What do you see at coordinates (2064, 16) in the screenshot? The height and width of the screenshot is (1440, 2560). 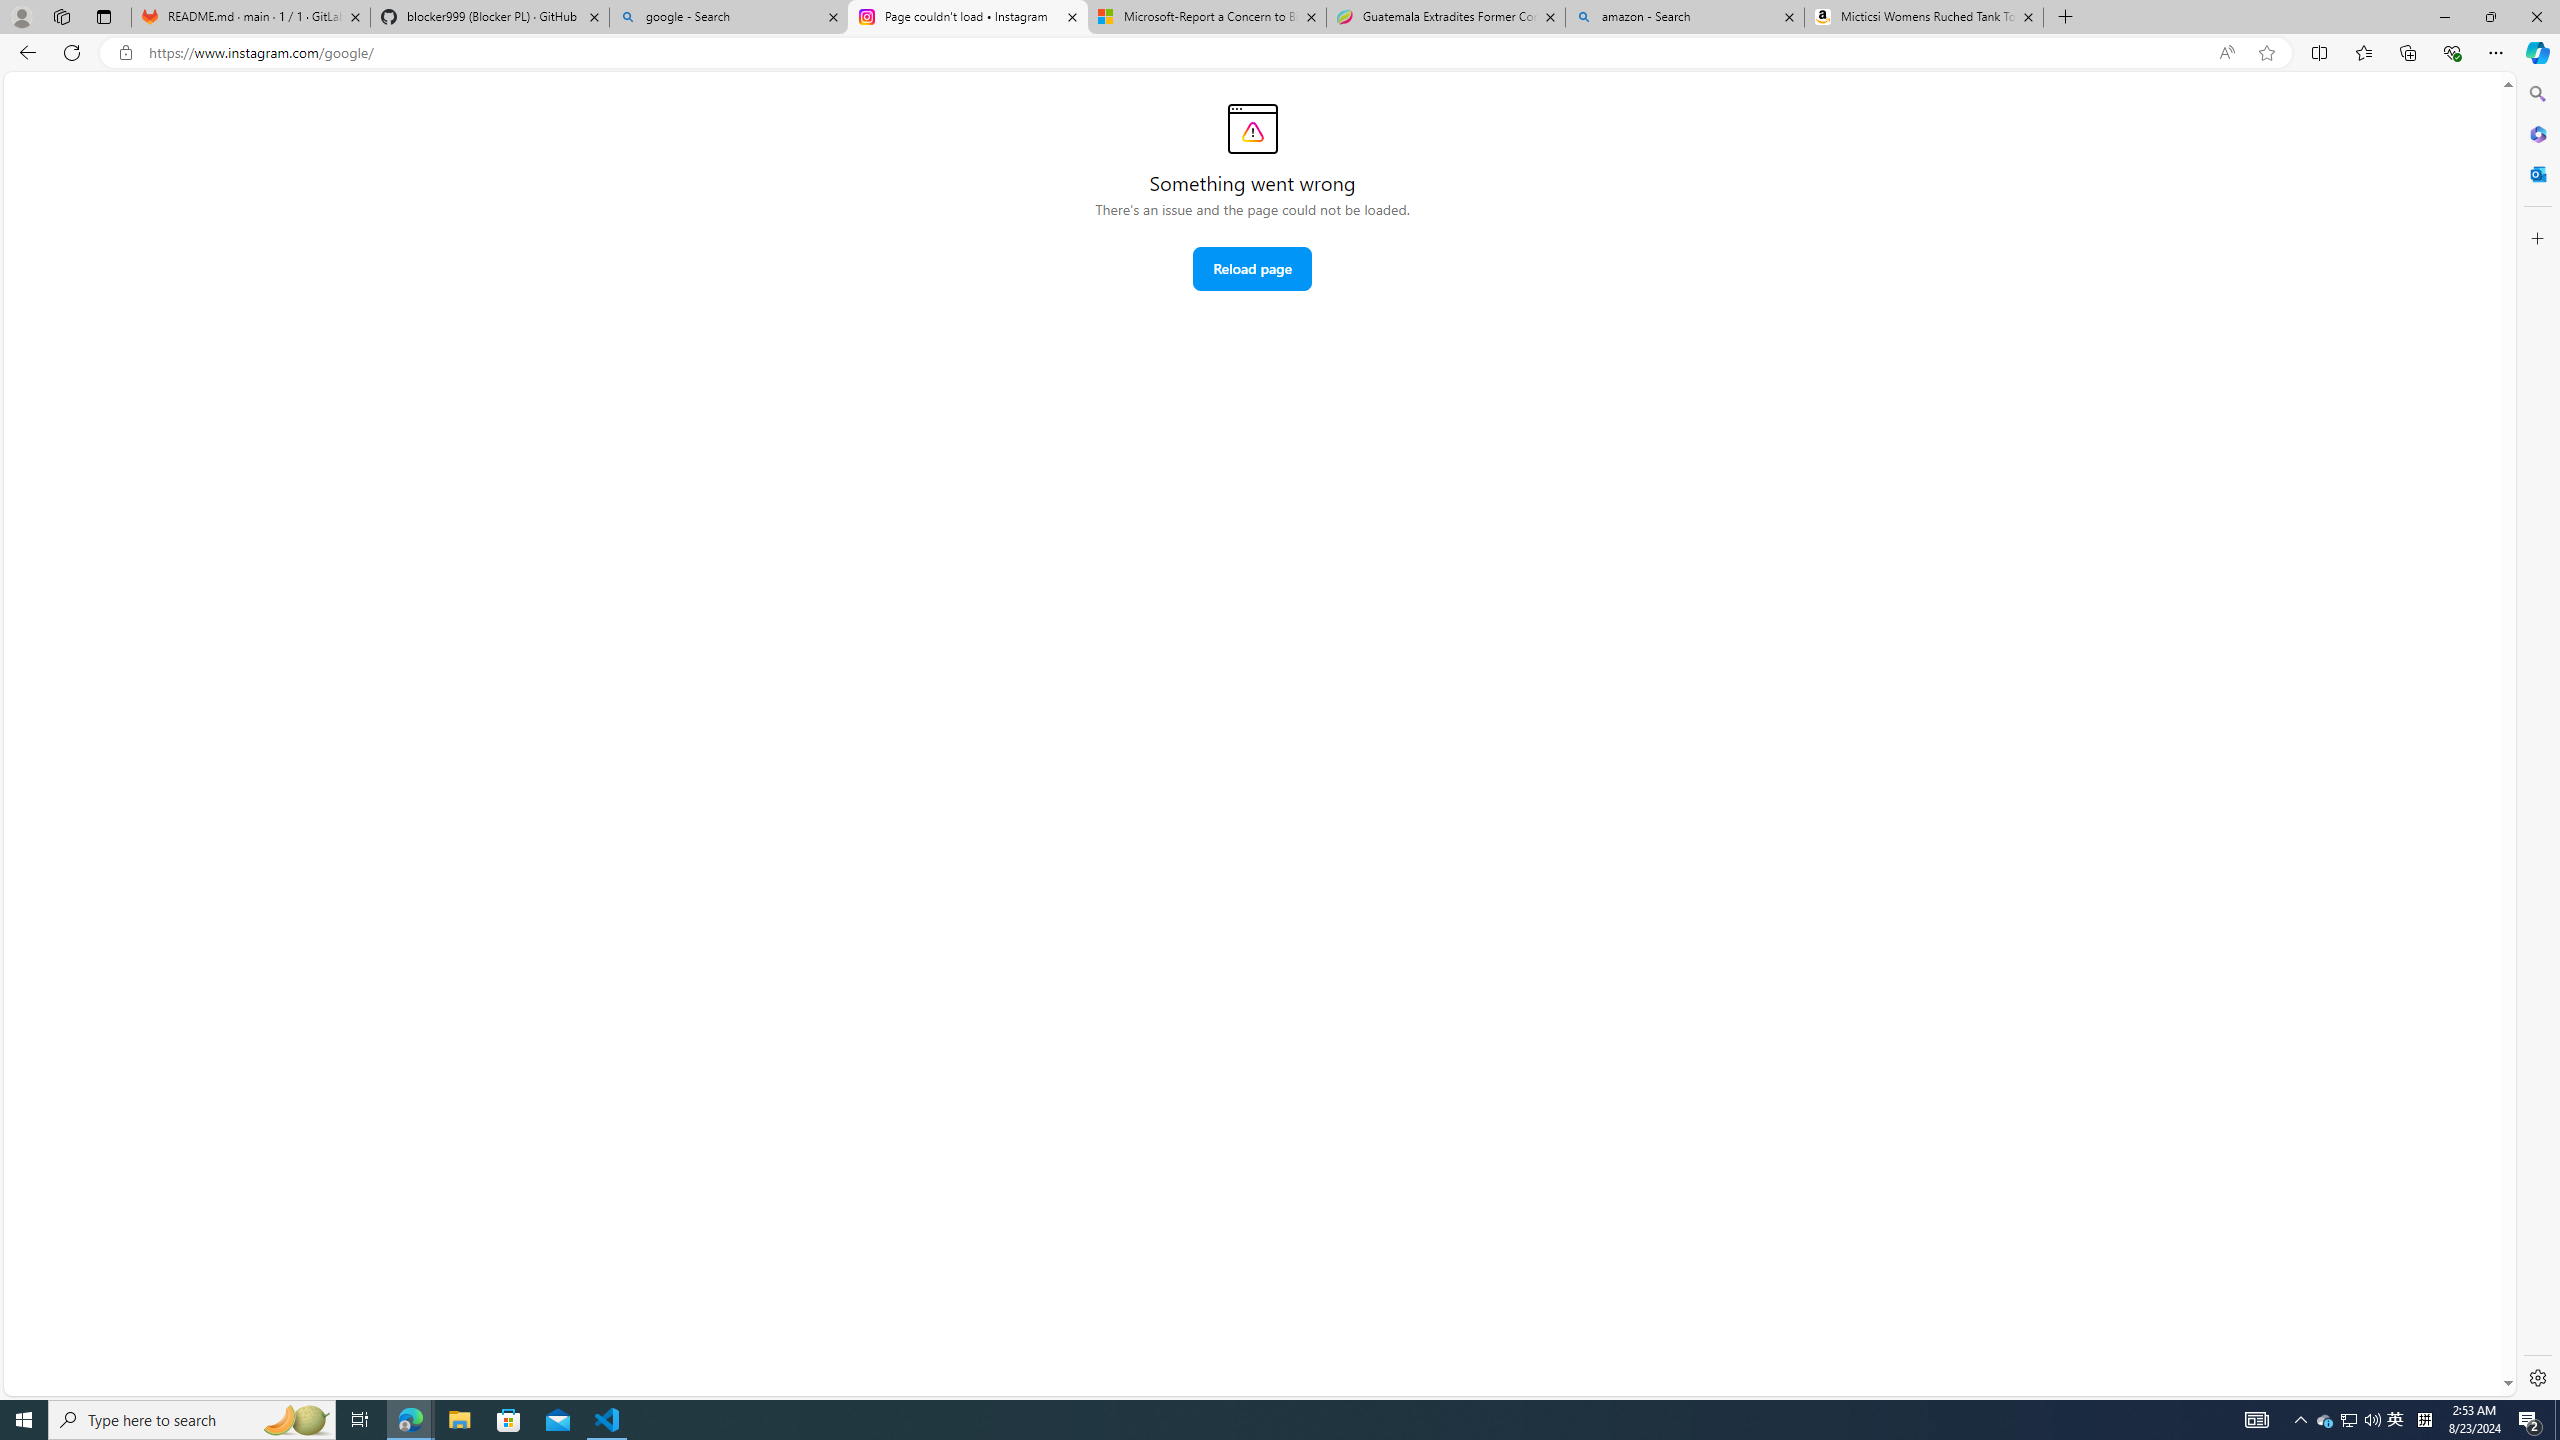 I see `'New Tab'` at bounding box center [2064, 16].